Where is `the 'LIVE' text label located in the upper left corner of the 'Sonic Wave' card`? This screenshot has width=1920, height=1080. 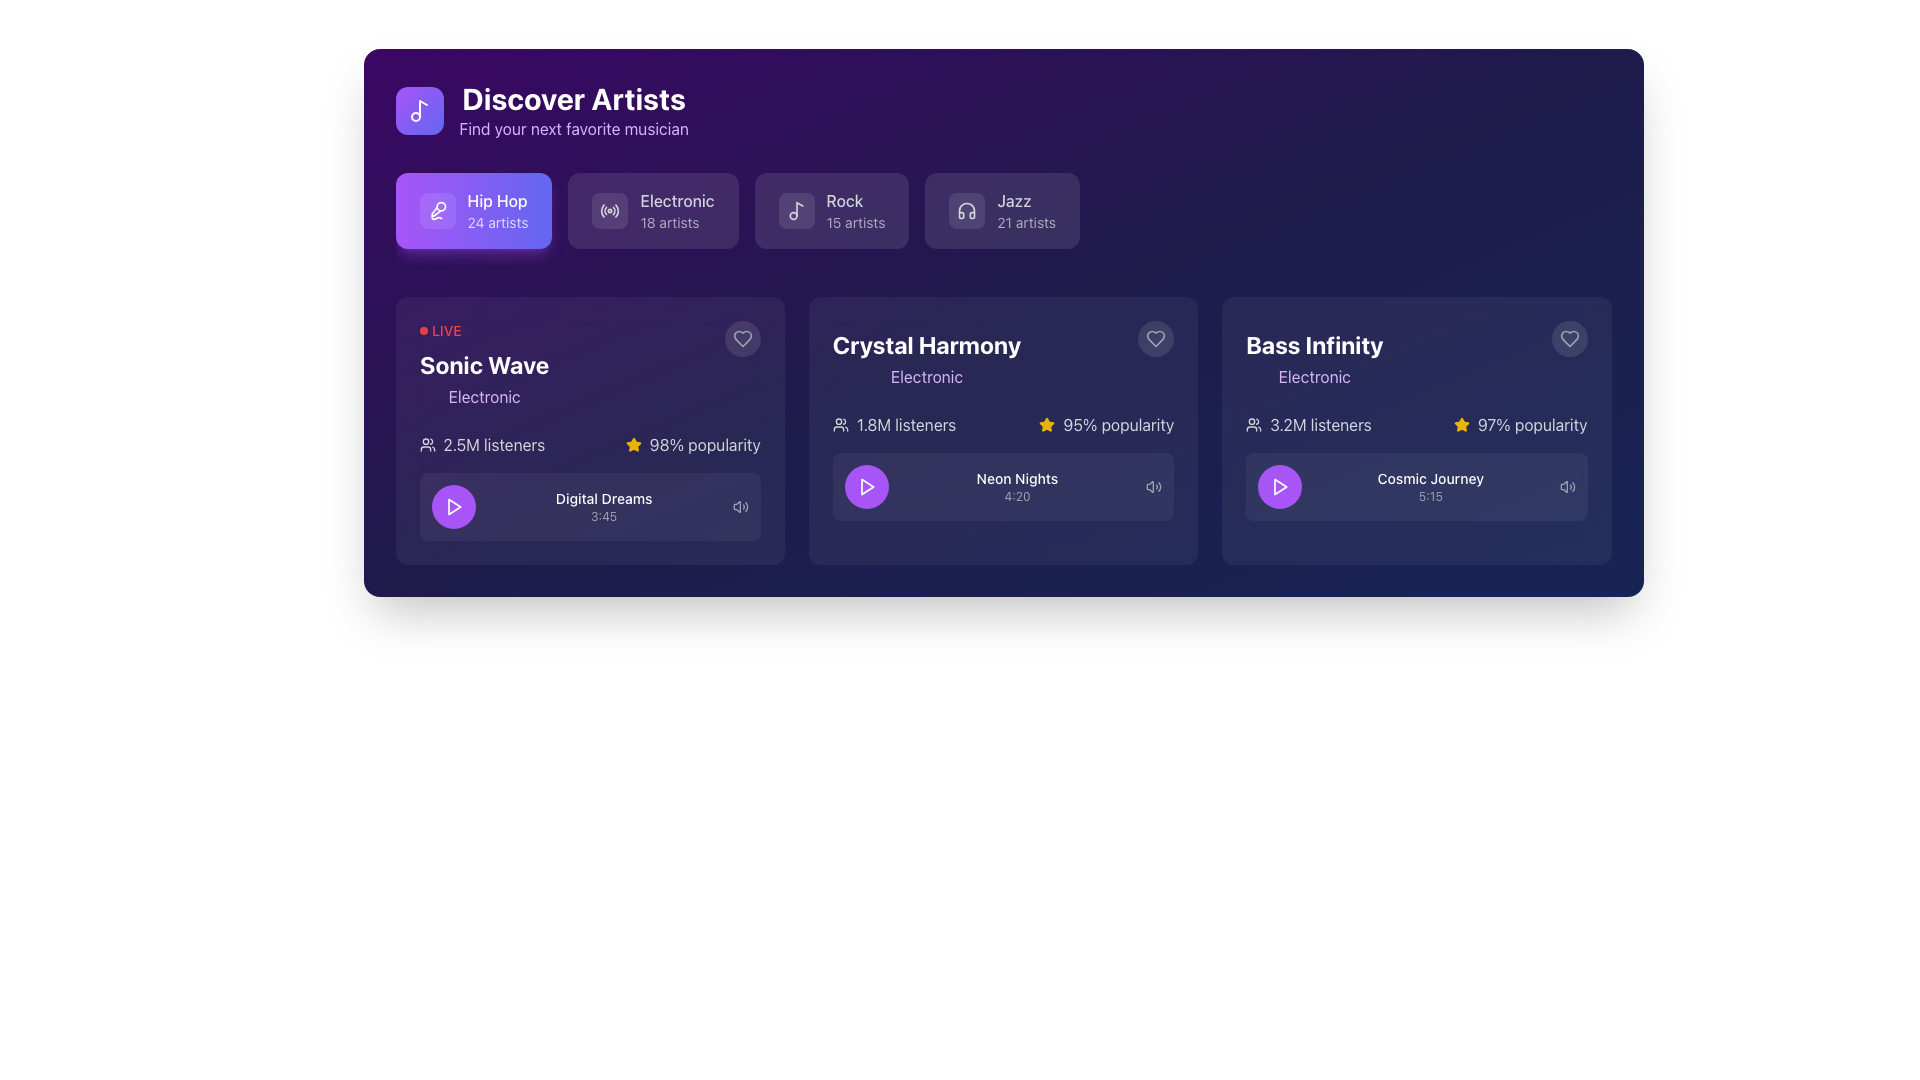 the 'LIVE' text label located in the upper left corner of the 'Sonic Wave' card is located at coordinates (445, 330).